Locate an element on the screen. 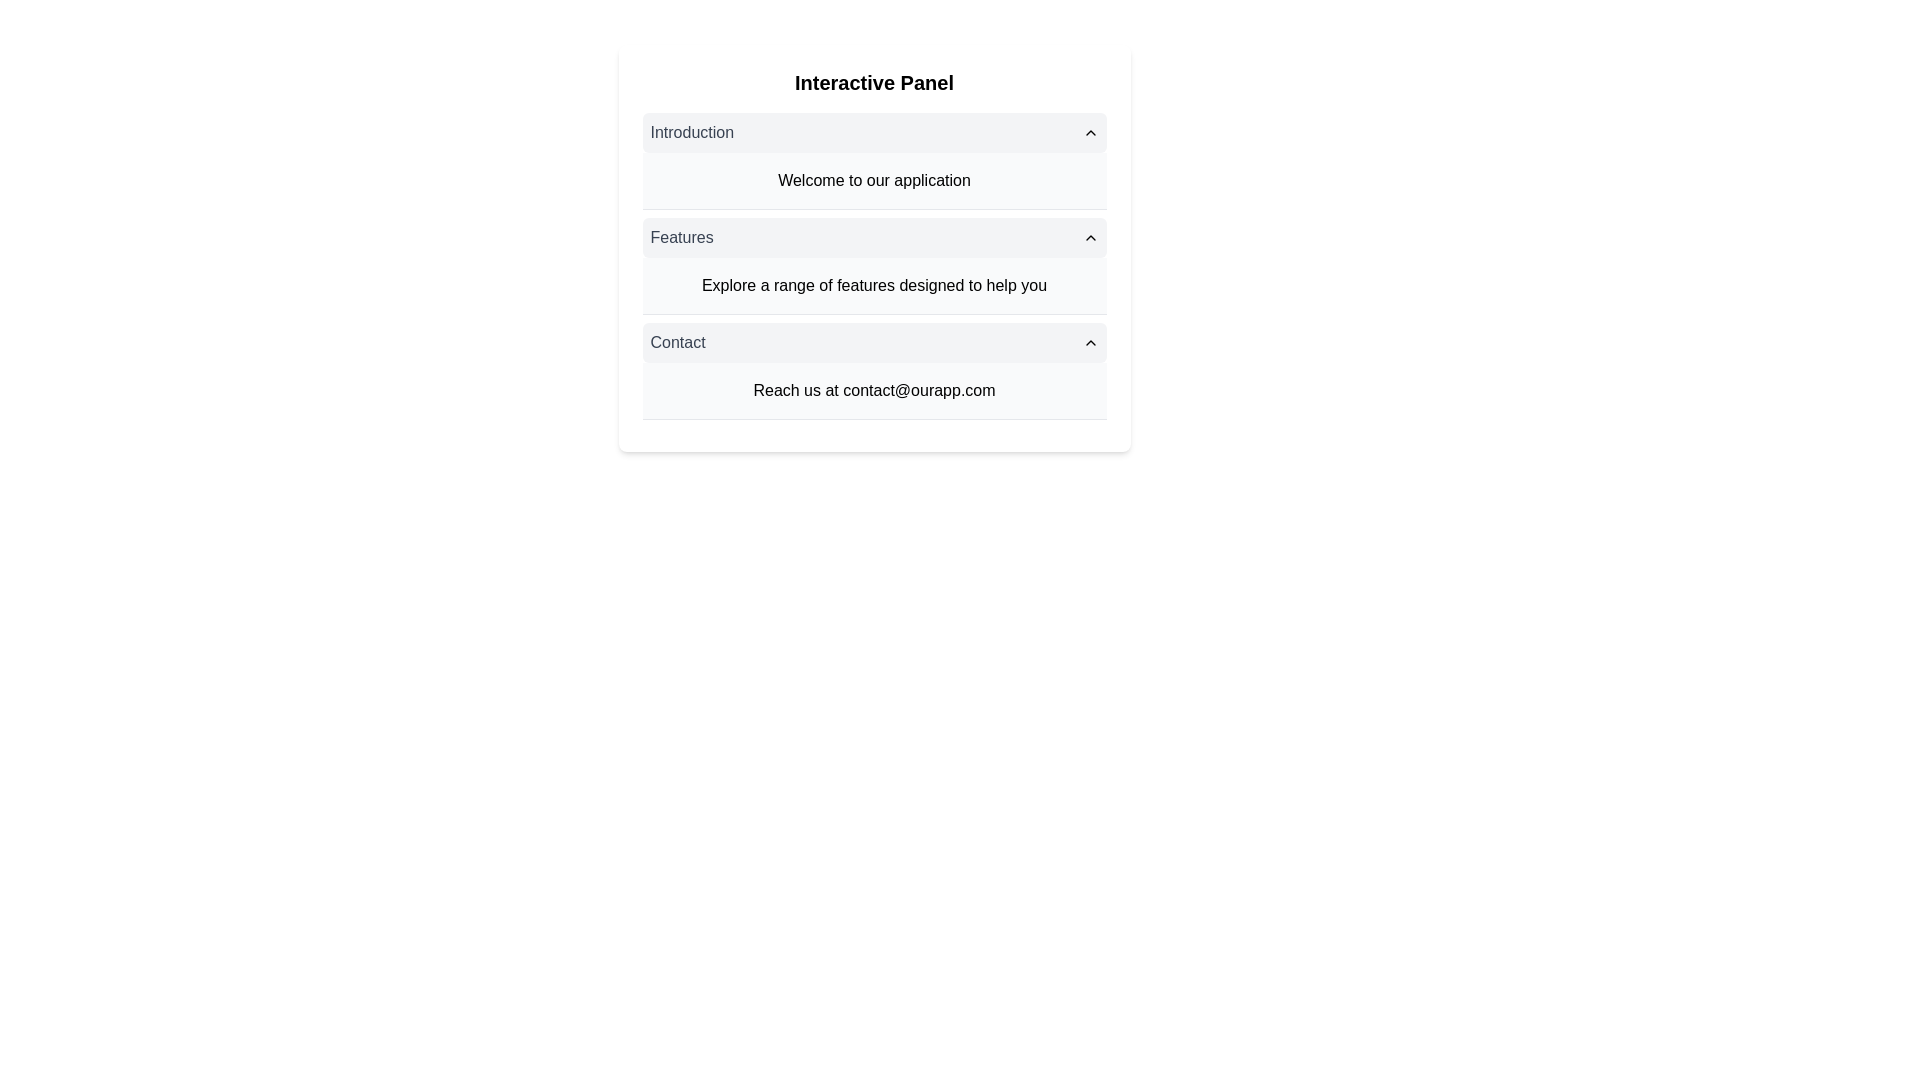  the informational message welcoming users to the application, located in the 'Introduction' section of the interactive panel, directly following the header label 'Introduction' is located at coordinates (874, 181).